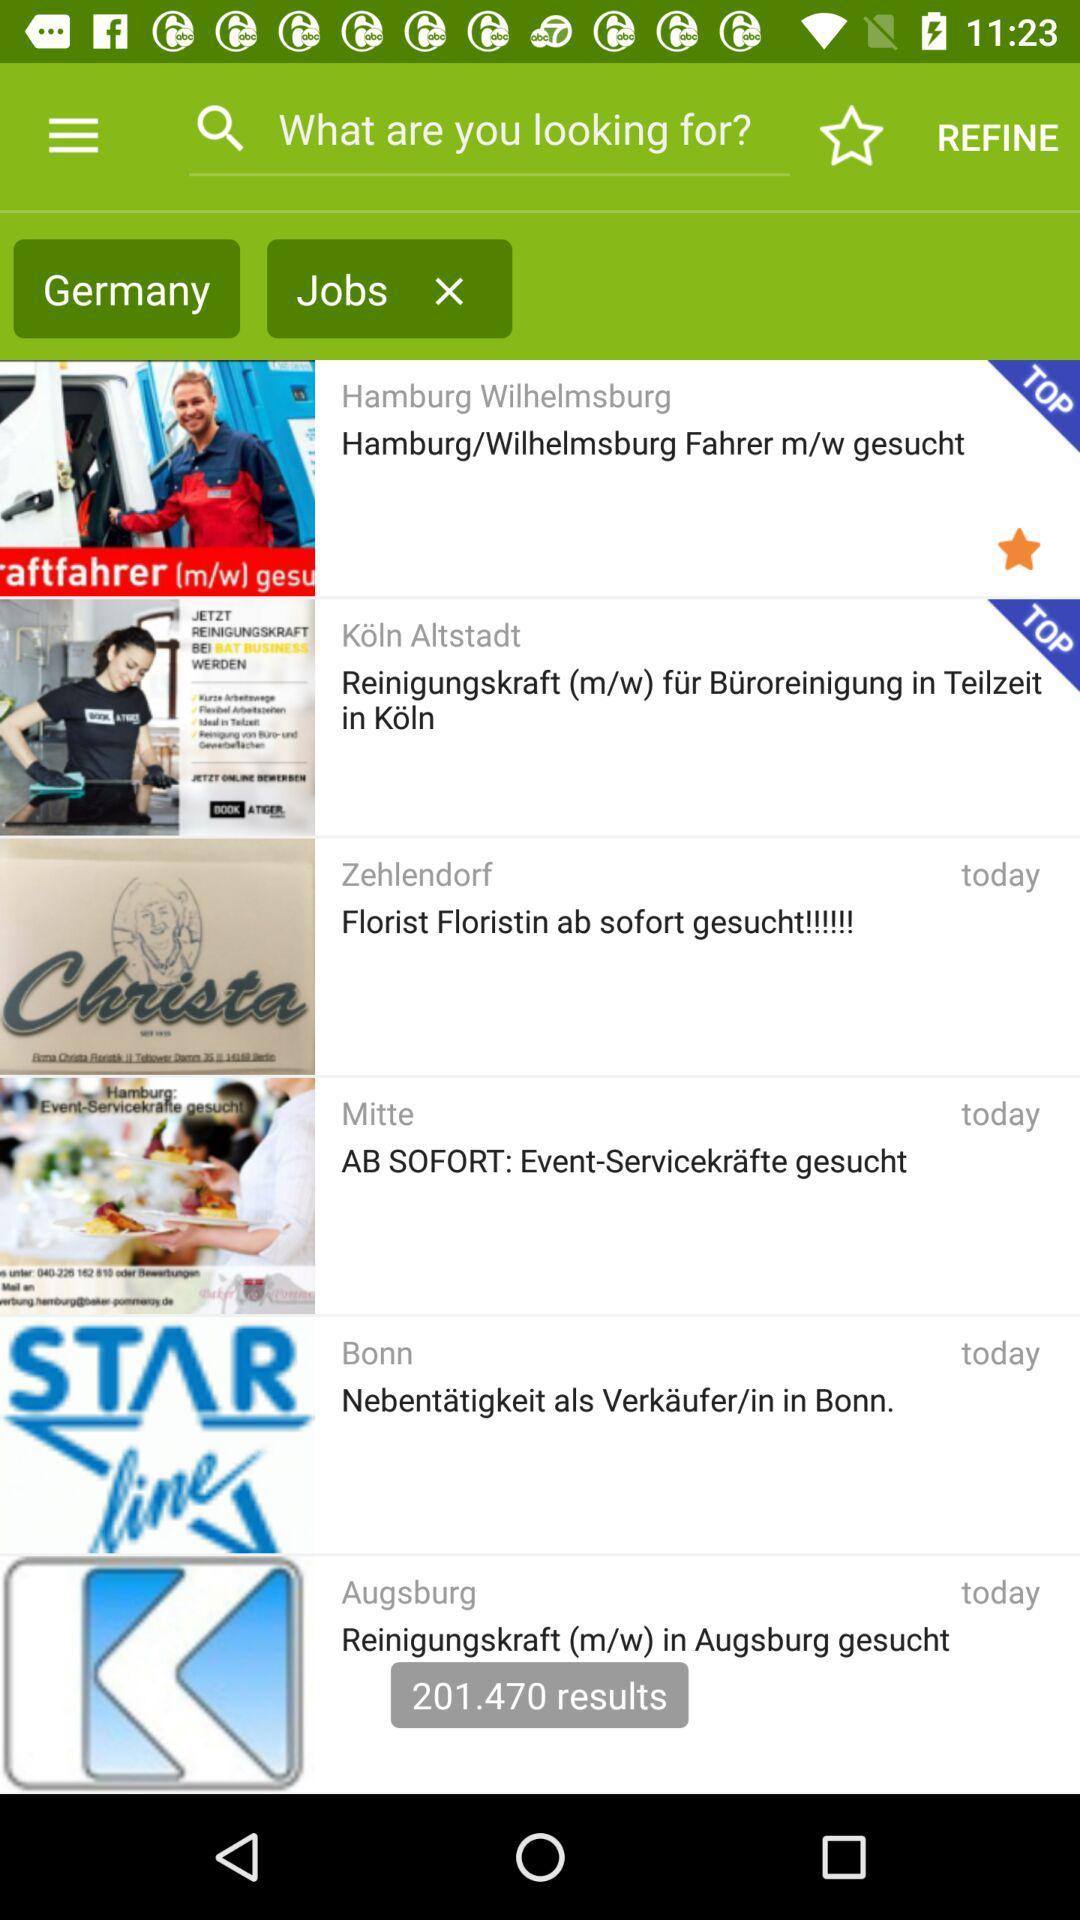 This screenshot has height=1920, width=1080. What do you see at coordinates (852, 135) in the screenshot?
I see `item next to the refine` at bounding box center [852, 135].